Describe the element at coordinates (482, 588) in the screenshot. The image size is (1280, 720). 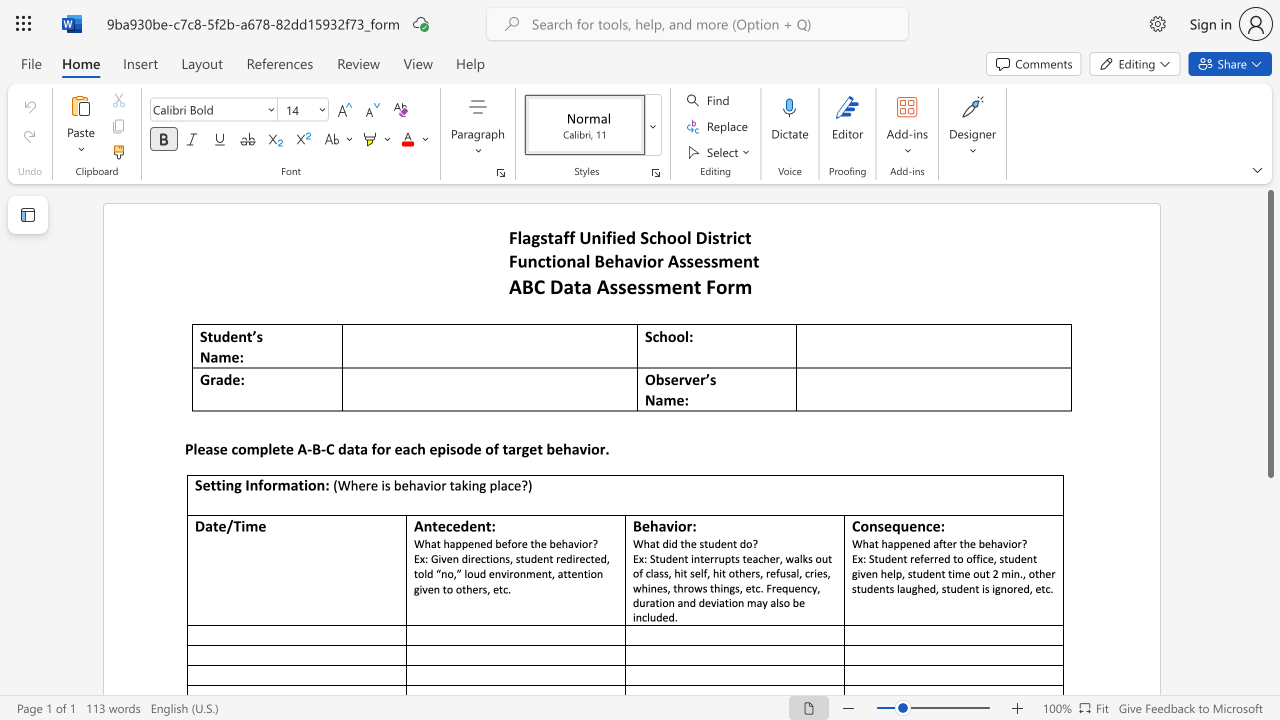
I see `the subset text "s, e" within the text "loud environment, attention given to others, etc."` at that location.